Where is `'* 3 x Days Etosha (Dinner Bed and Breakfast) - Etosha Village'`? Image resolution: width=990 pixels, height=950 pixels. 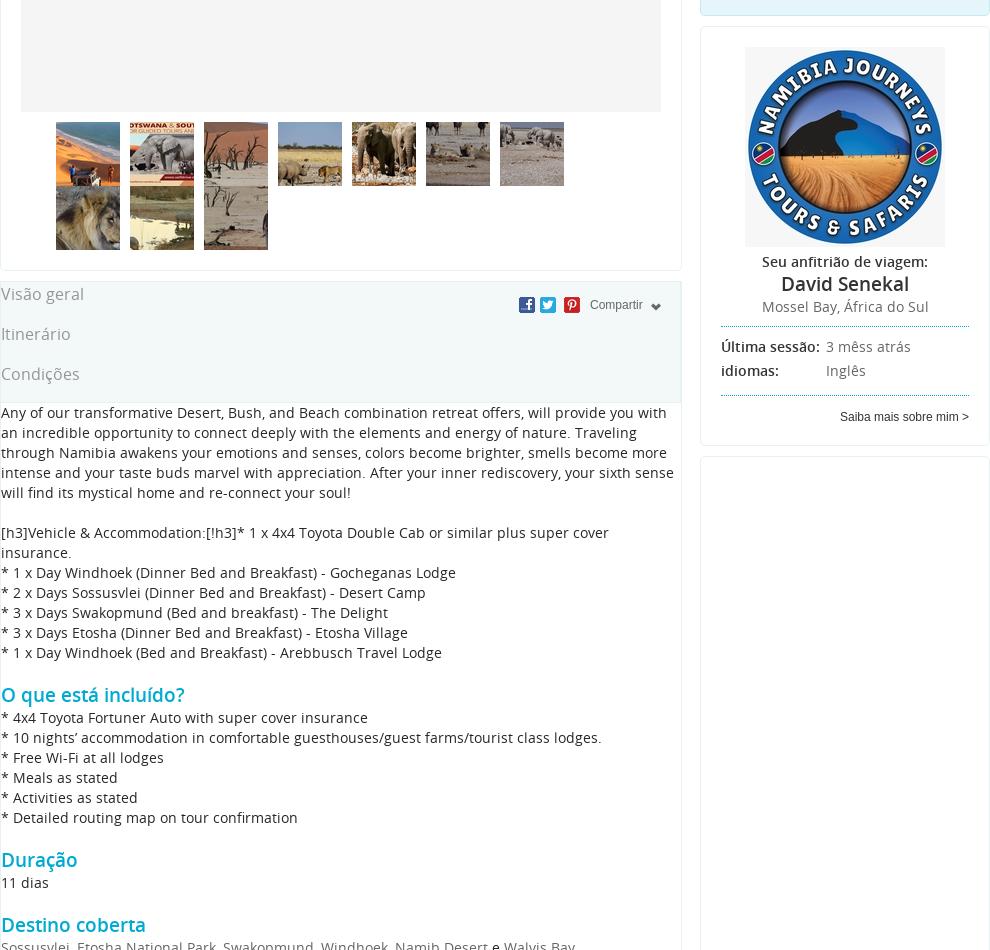 '* 3 x Days Etosha (Dinner Bed and Breakfast) - Etosha Village' is located at coordinates (0, 632).